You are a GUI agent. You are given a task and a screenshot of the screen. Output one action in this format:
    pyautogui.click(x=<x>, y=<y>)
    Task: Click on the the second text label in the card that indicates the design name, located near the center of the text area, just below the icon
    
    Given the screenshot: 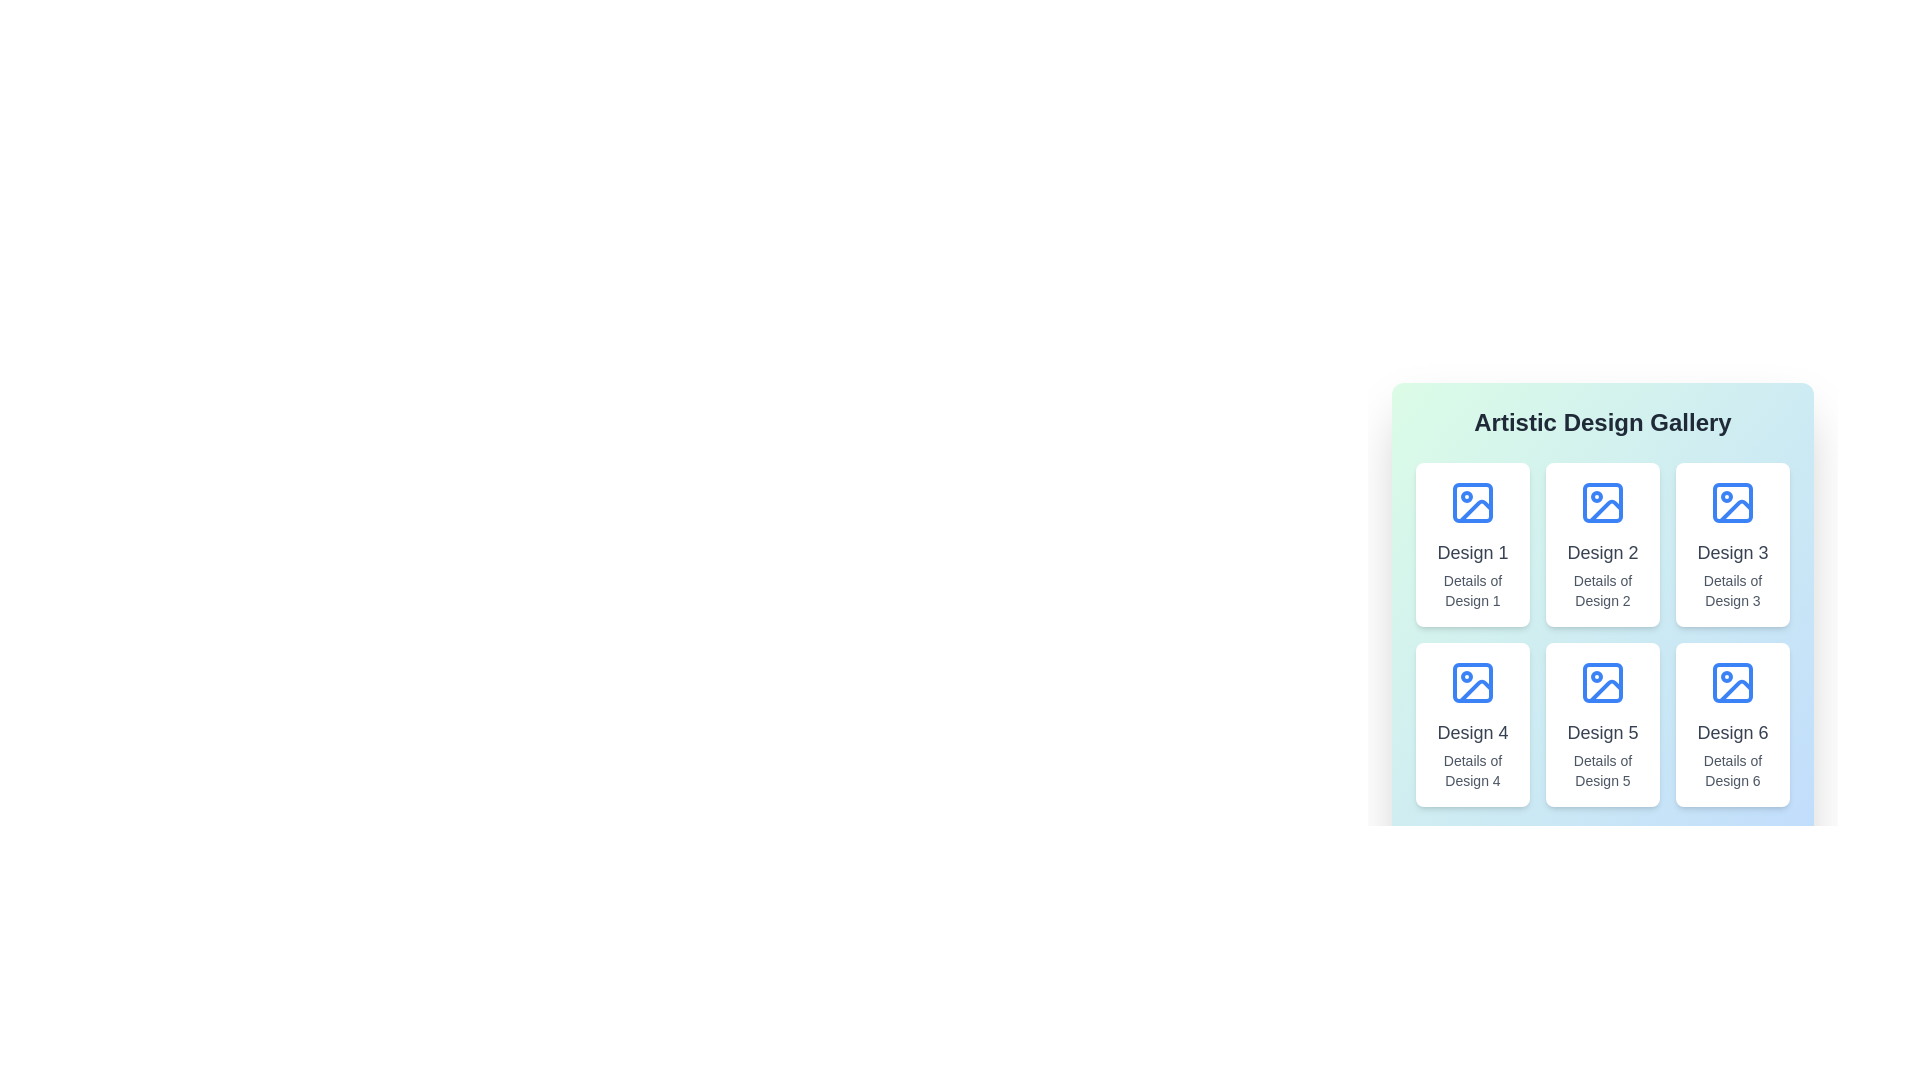 What is the action you would take?
    pyautogui.click(x=1473, y=552)
    